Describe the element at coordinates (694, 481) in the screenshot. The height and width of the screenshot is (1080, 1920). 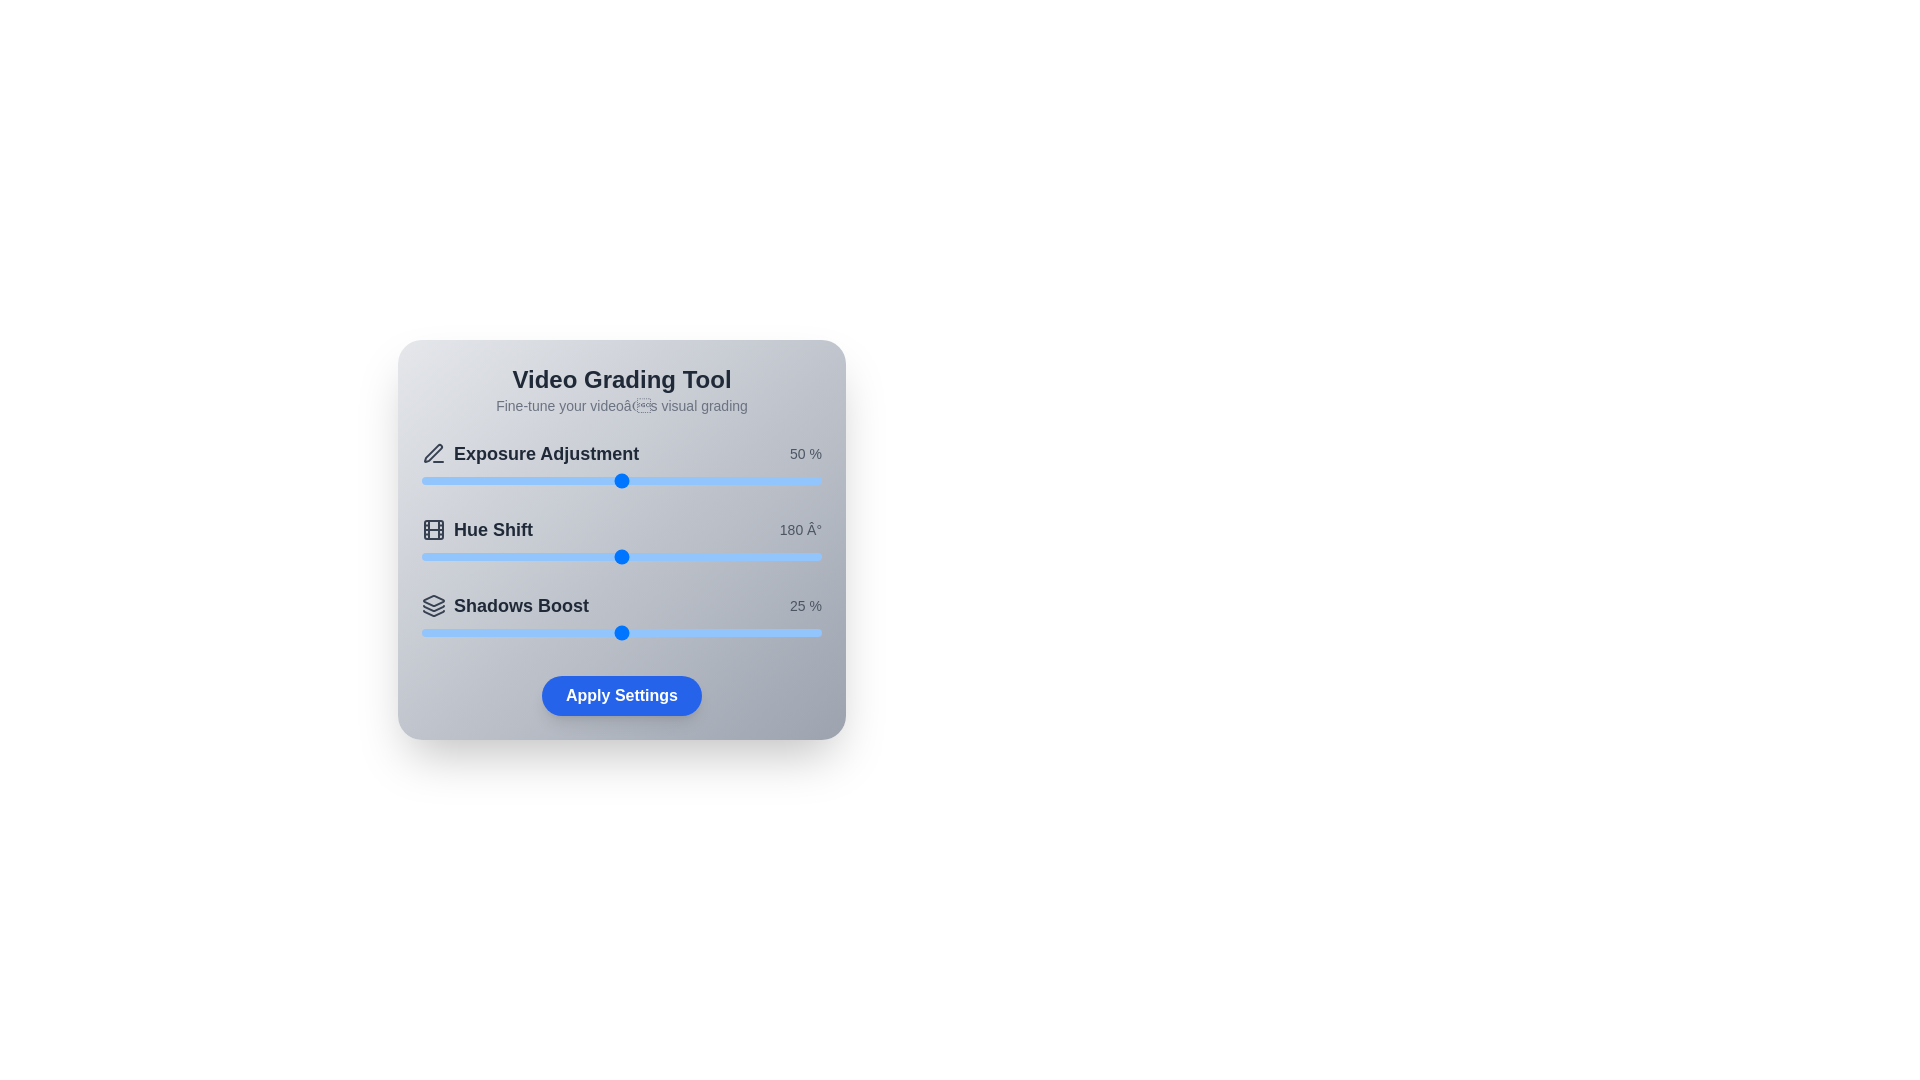
I see `the exposure adjustment` at that location.